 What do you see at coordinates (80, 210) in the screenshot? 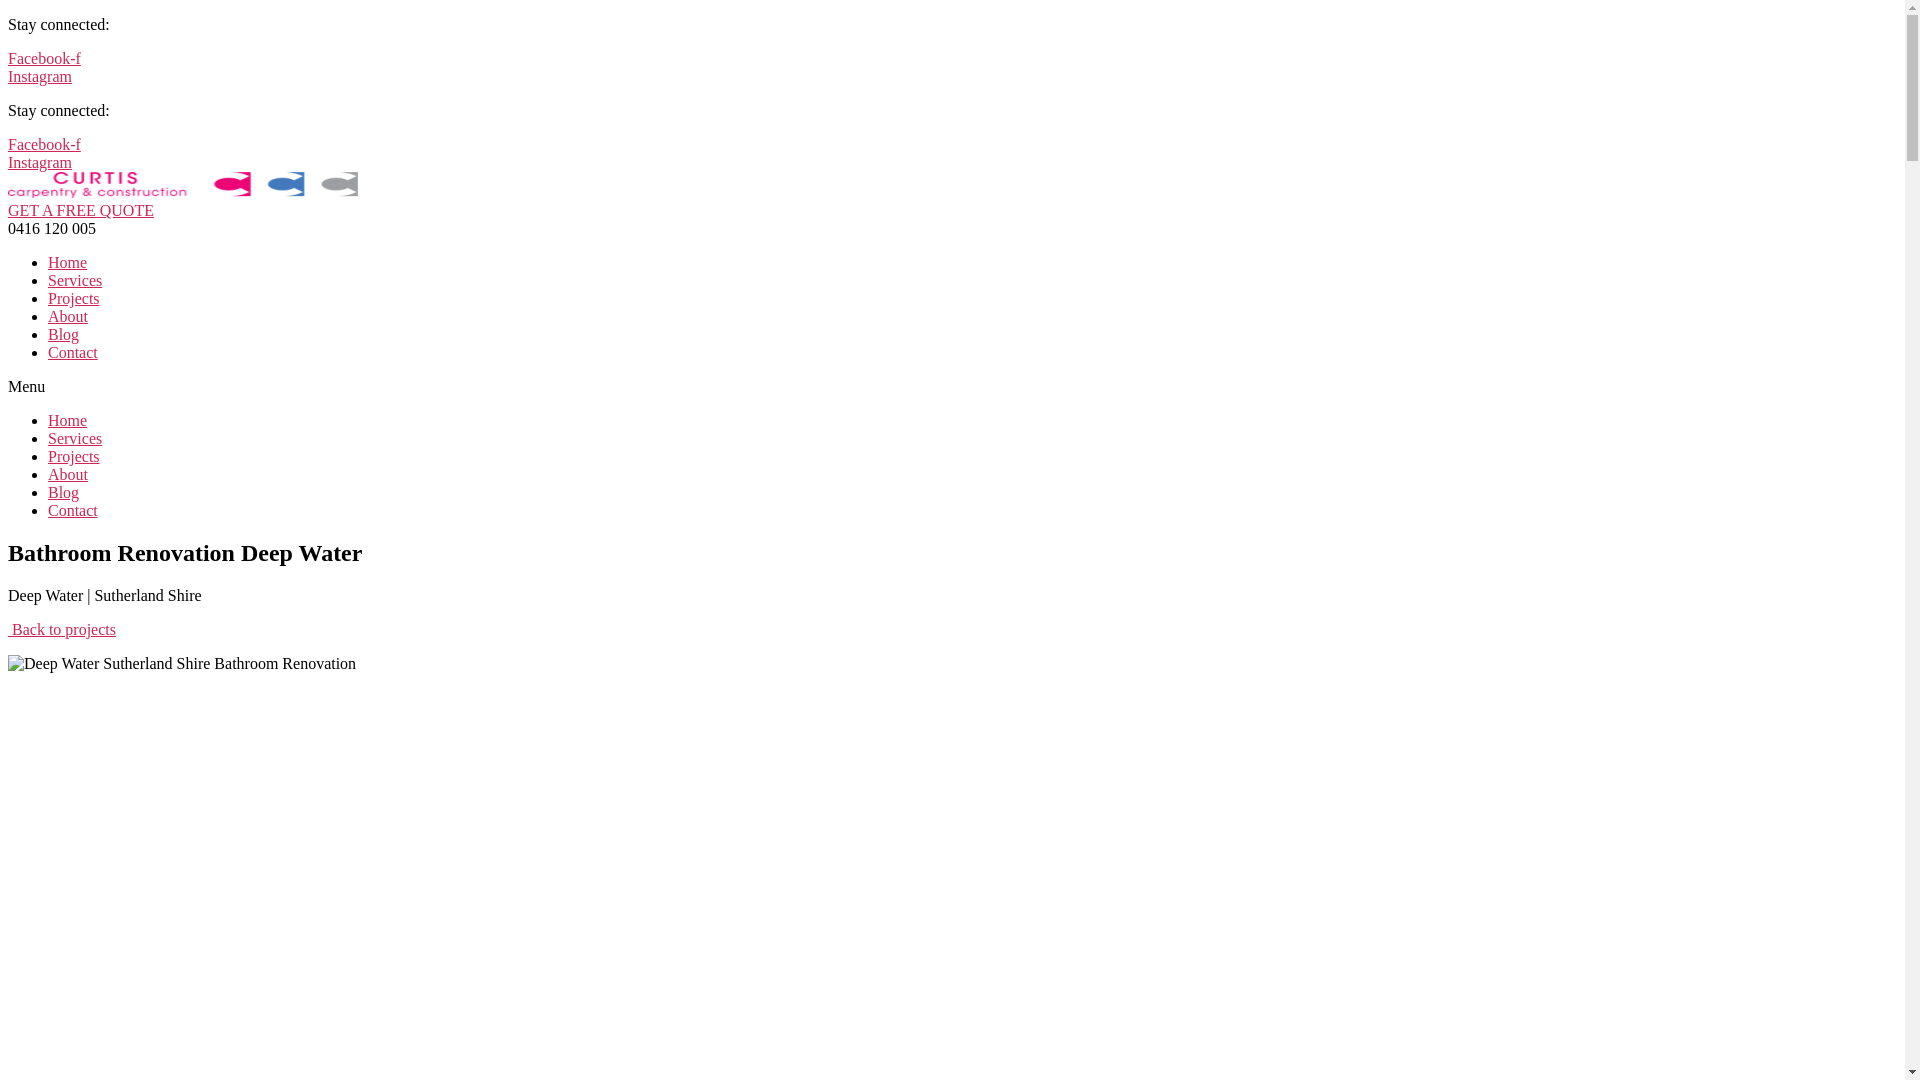
I see `'GET A FREE QUOTE'` at bounding box center [80, 210].